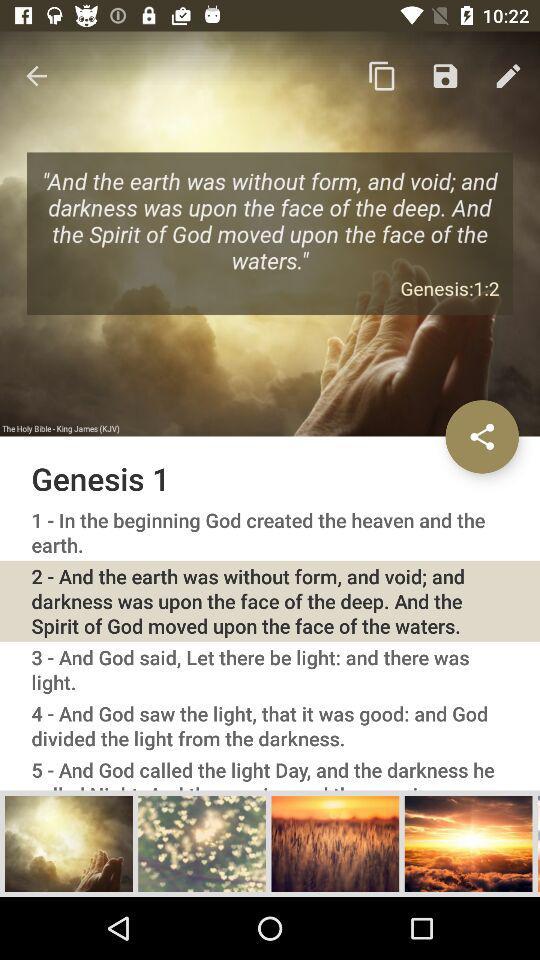  Describe the element at coordinates (202, 842) in the screenshot. I see `enlarge image` at that location.